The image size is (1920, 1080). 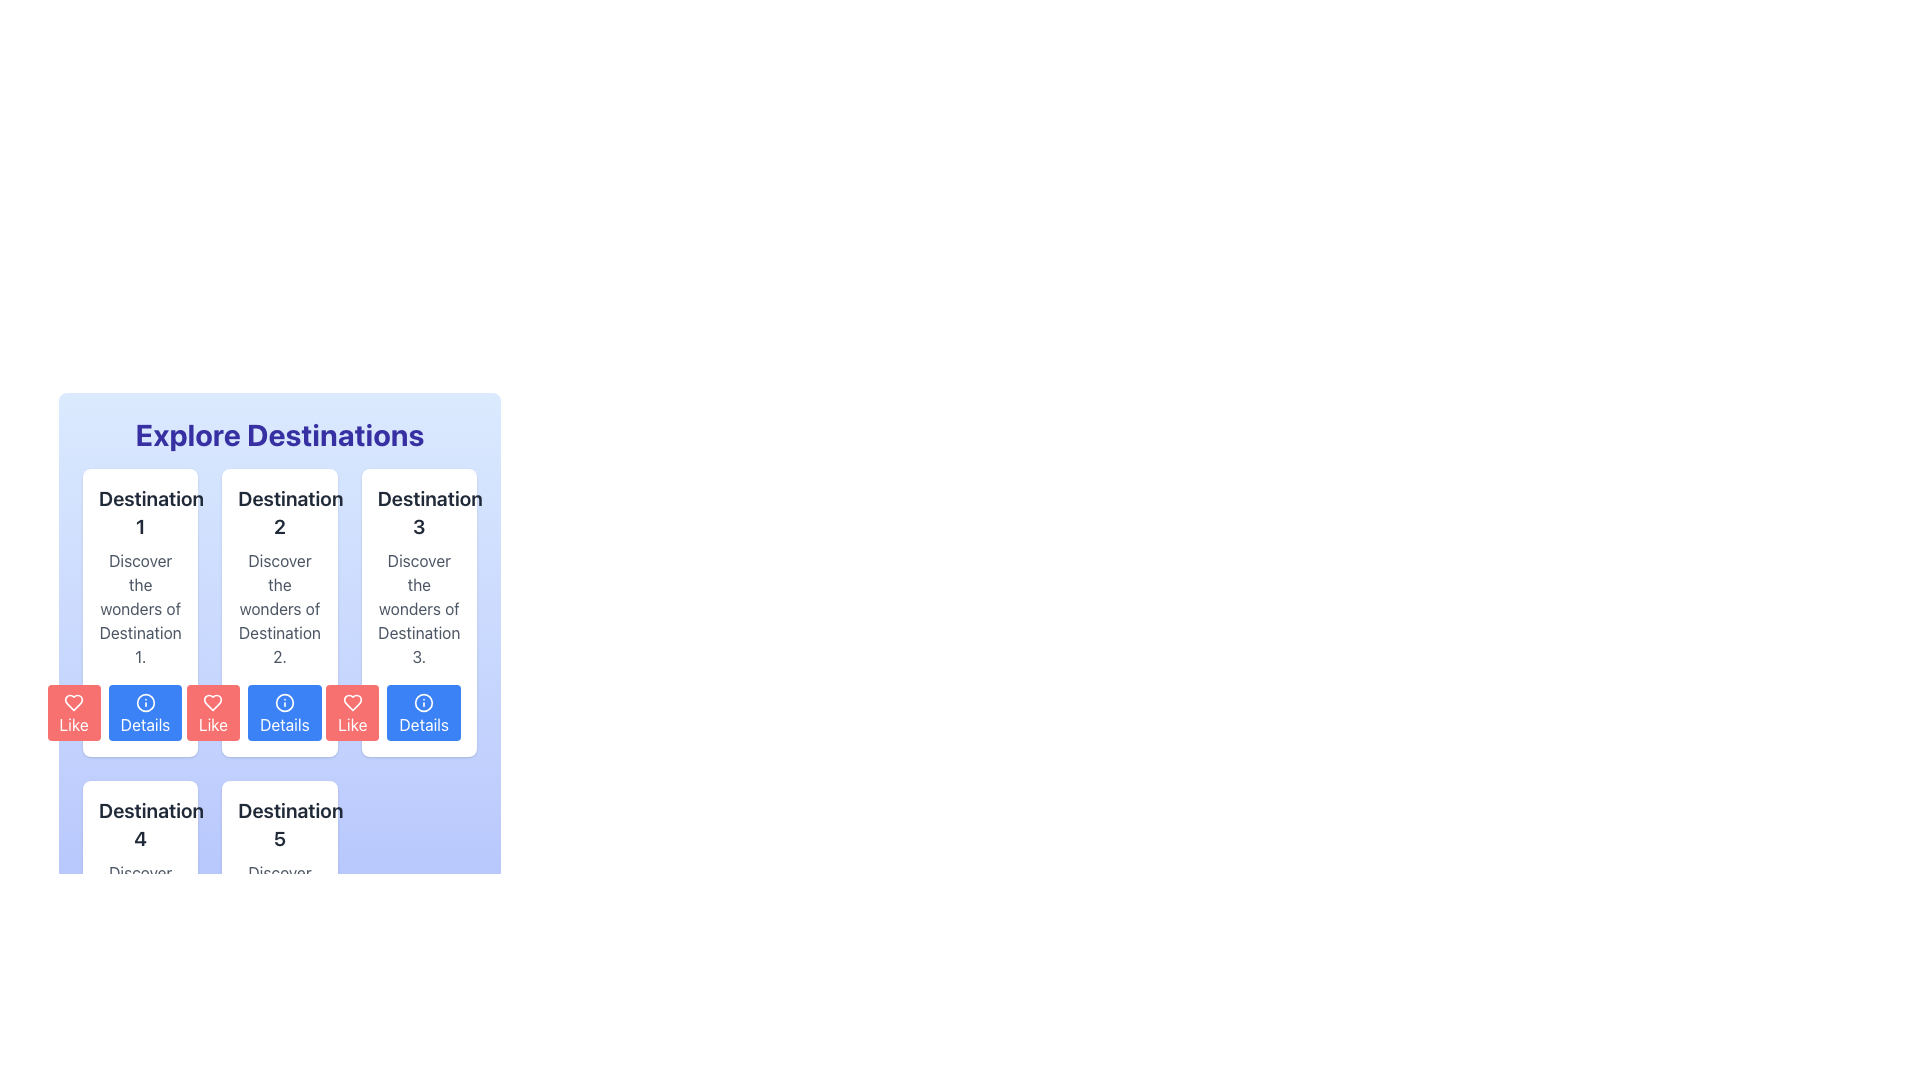 I want to click on the 'Details' button with a blue background and white text located at the bottom-right corner of the 'Destination 1' card, so click(x=139, y=712).